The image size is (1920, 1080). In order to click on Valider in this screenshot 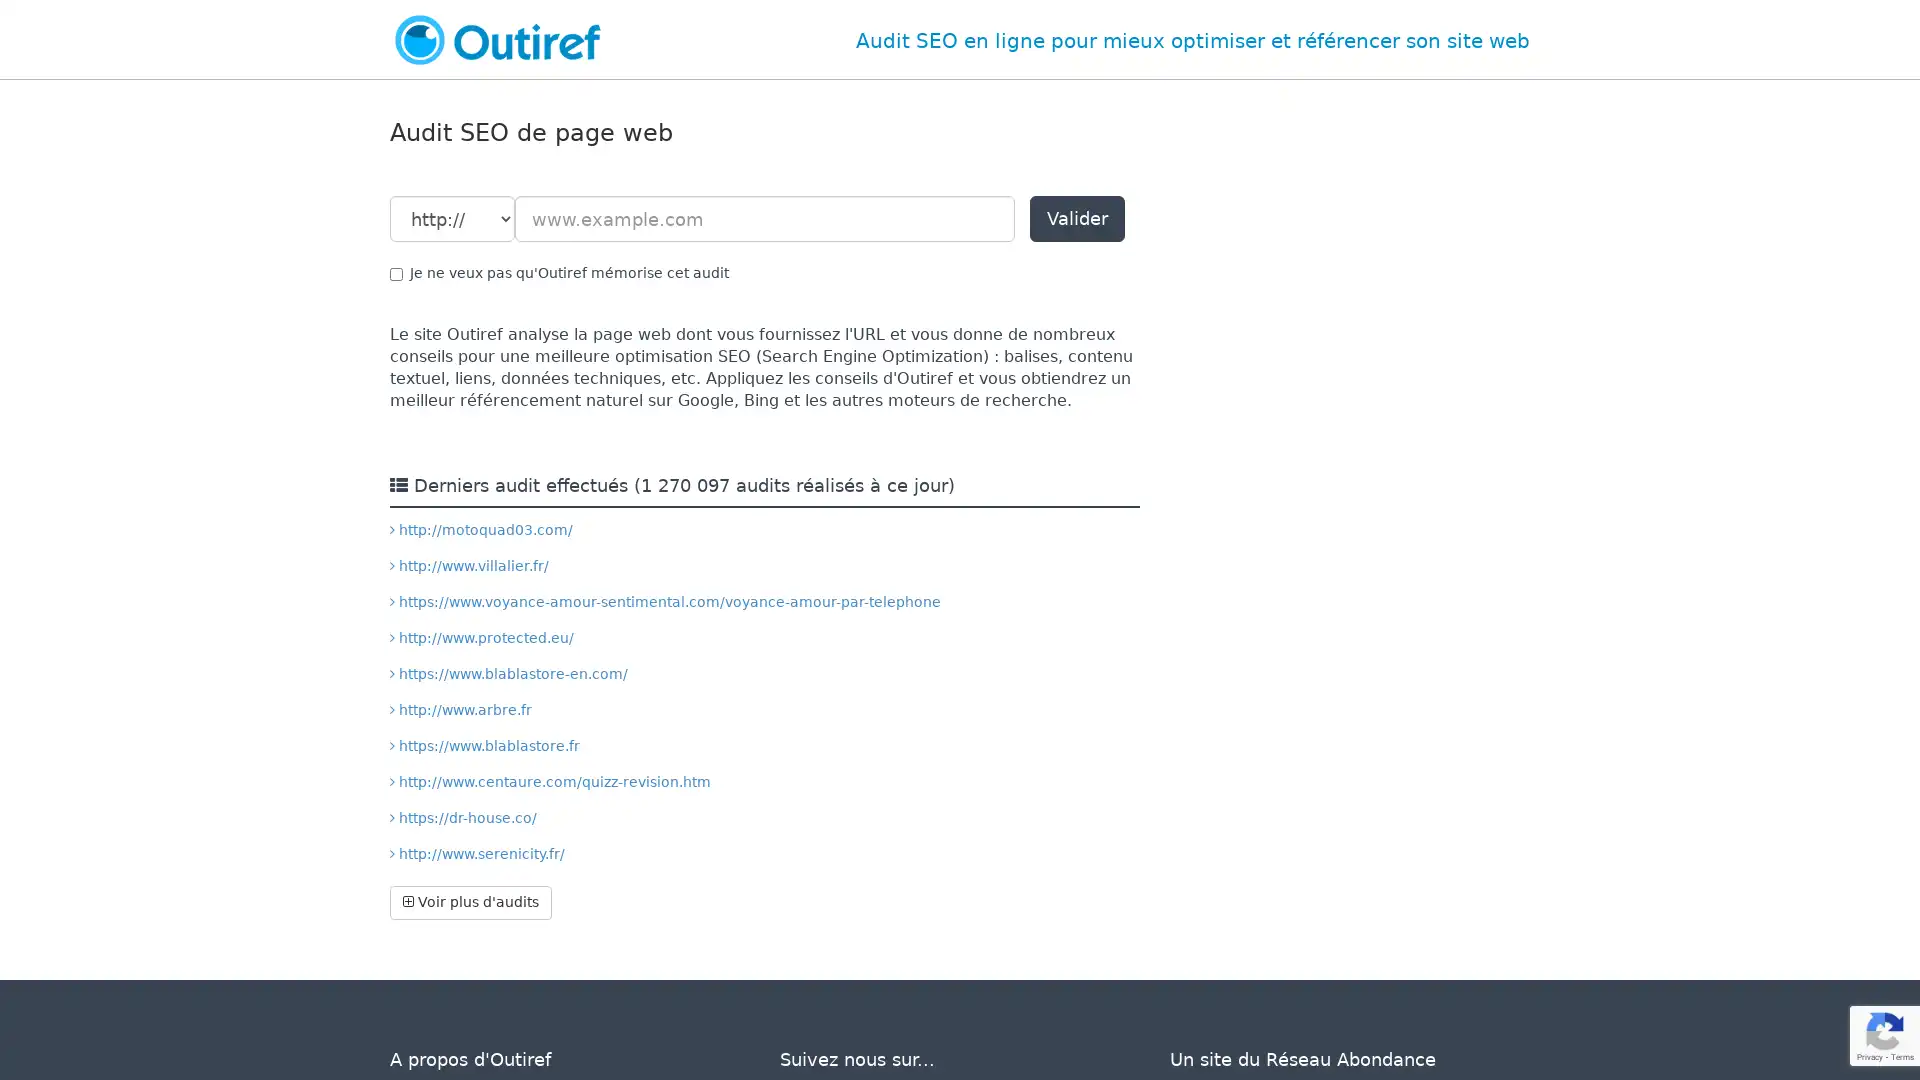, I will do `click(1076, 219)`.